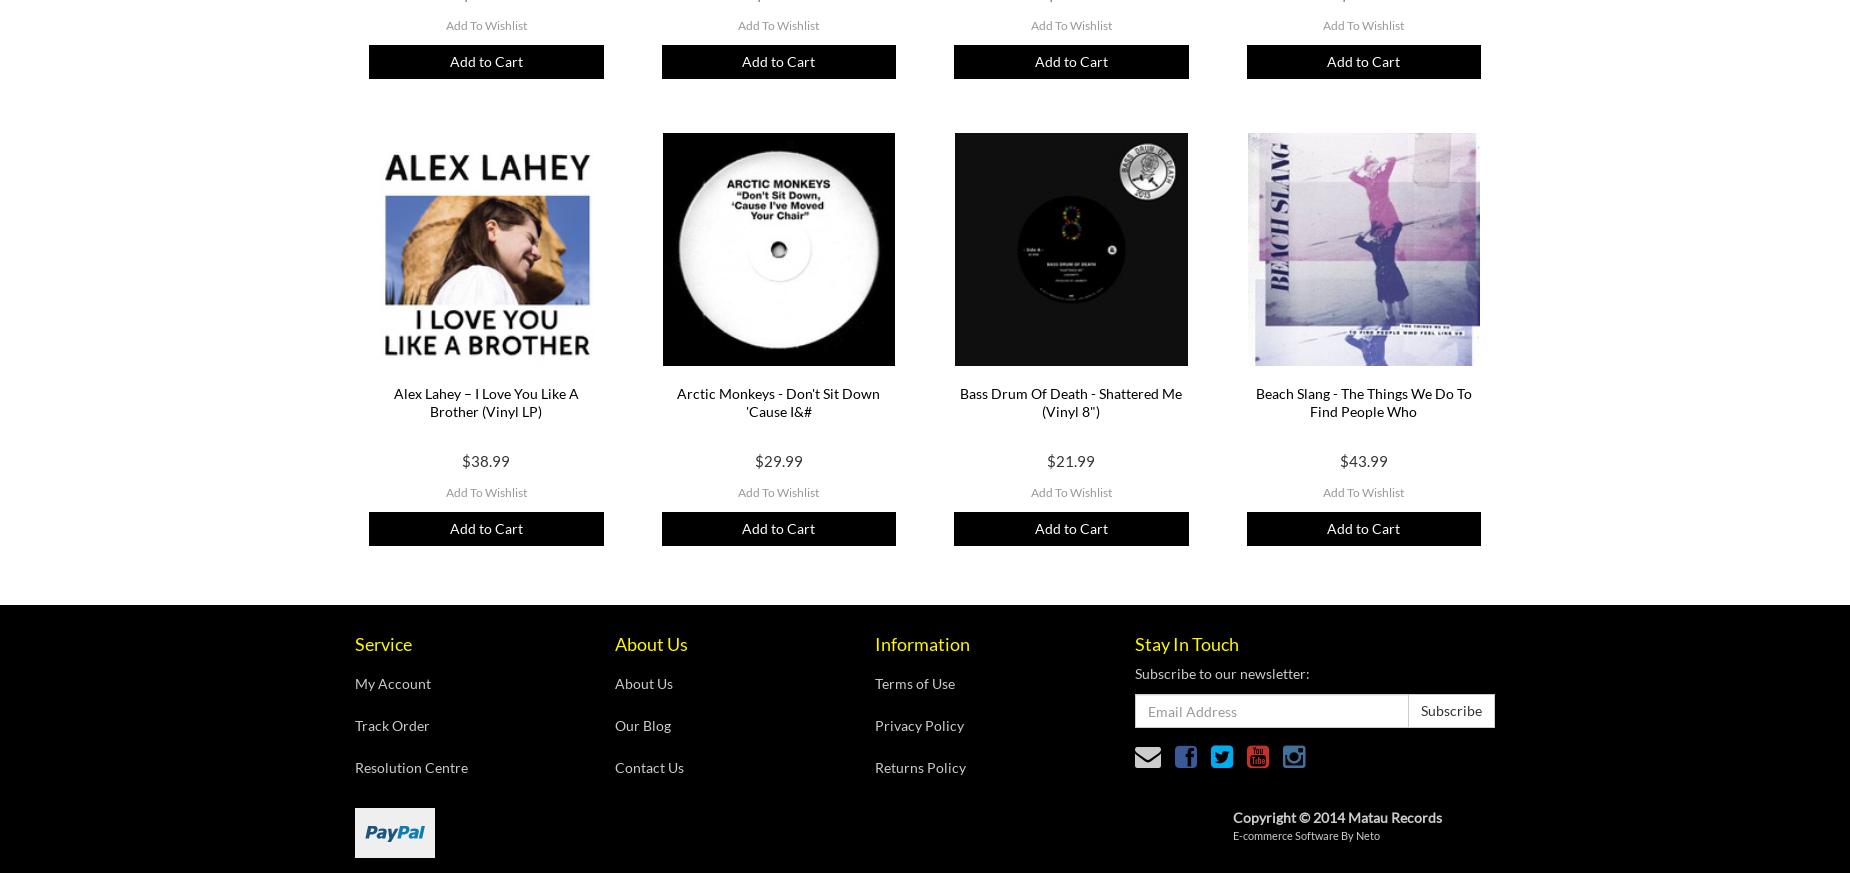 This screenshot has height=873, width=1850. What do you see at coordinates (391, 724) in the screenshot?
I see `'Track Order'` at bounding box center [391, 724].